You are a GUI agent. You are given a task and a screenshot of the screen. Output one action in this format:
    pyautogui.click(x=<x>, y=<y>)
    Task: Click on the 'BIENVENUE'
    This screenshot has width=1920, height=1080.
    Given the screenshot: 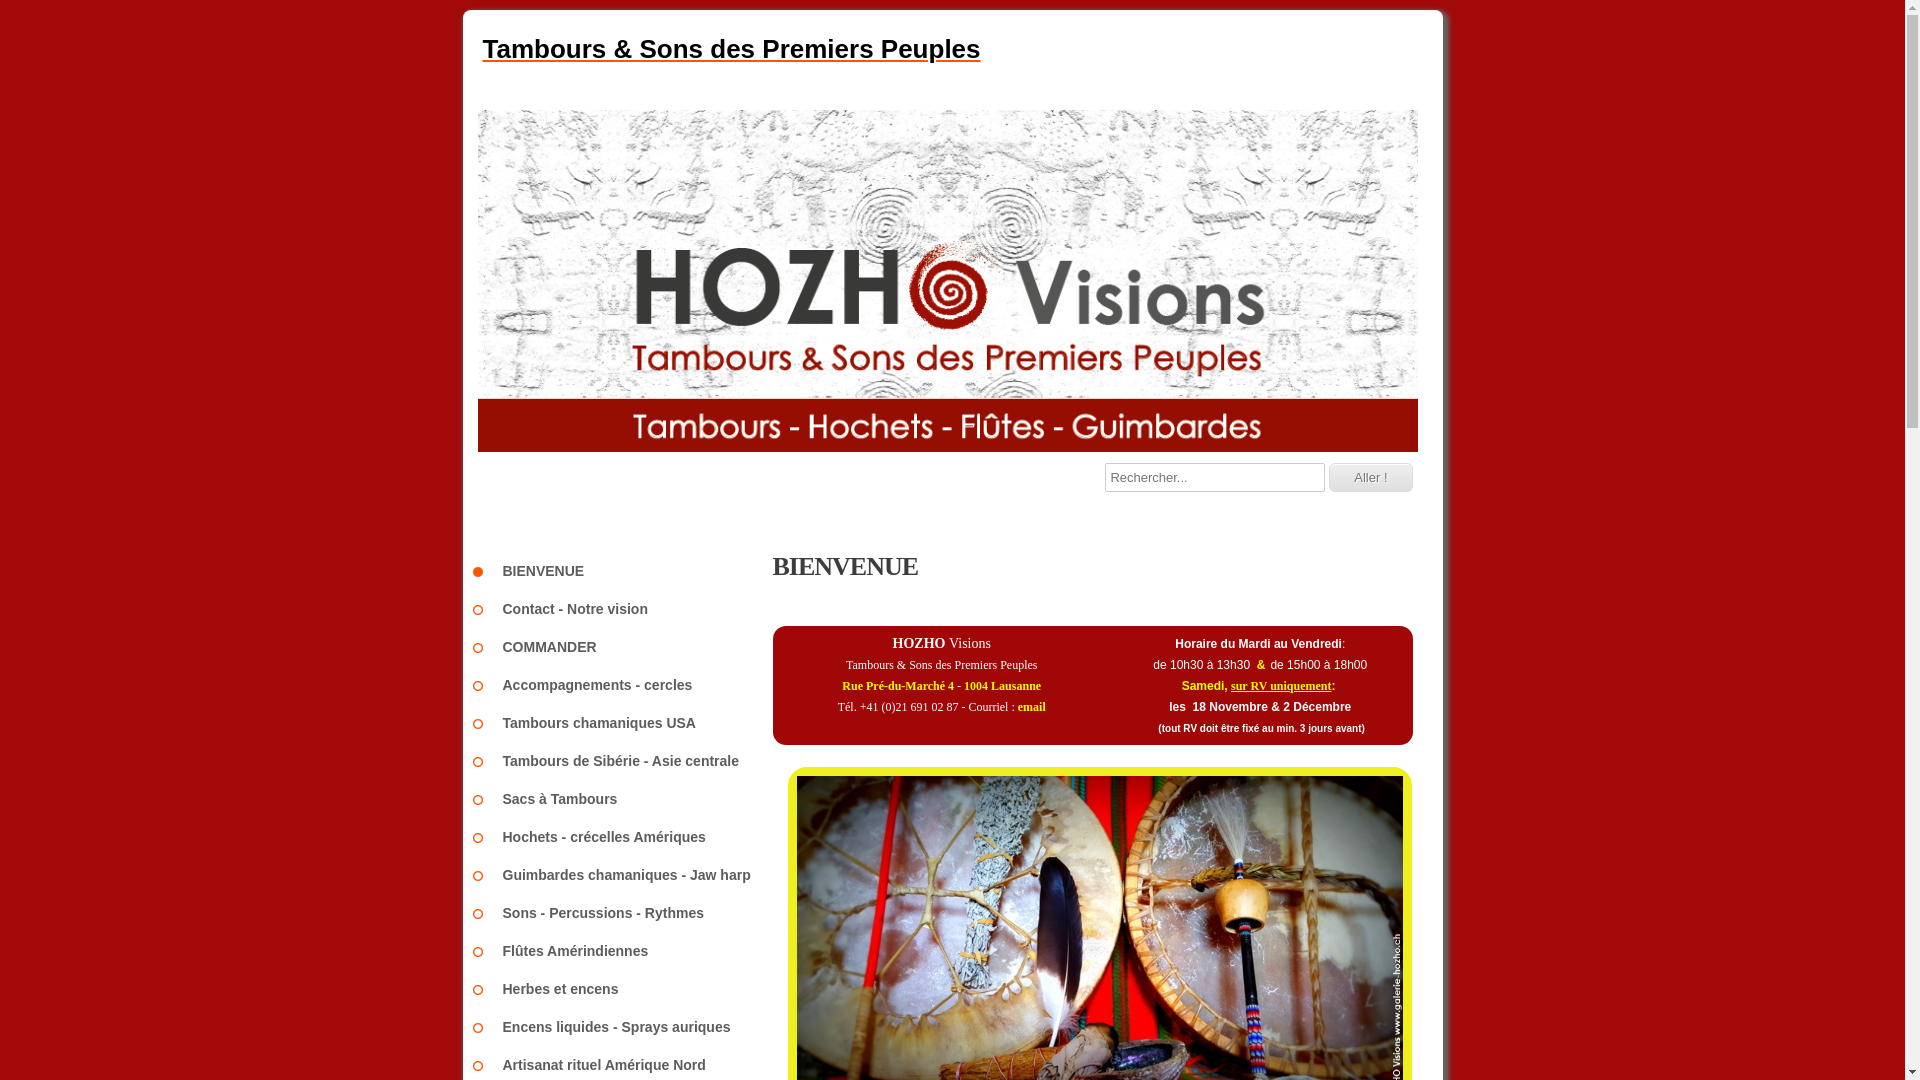 What is the action you would take?
    pyautogui.click(x=621, y=570)
    